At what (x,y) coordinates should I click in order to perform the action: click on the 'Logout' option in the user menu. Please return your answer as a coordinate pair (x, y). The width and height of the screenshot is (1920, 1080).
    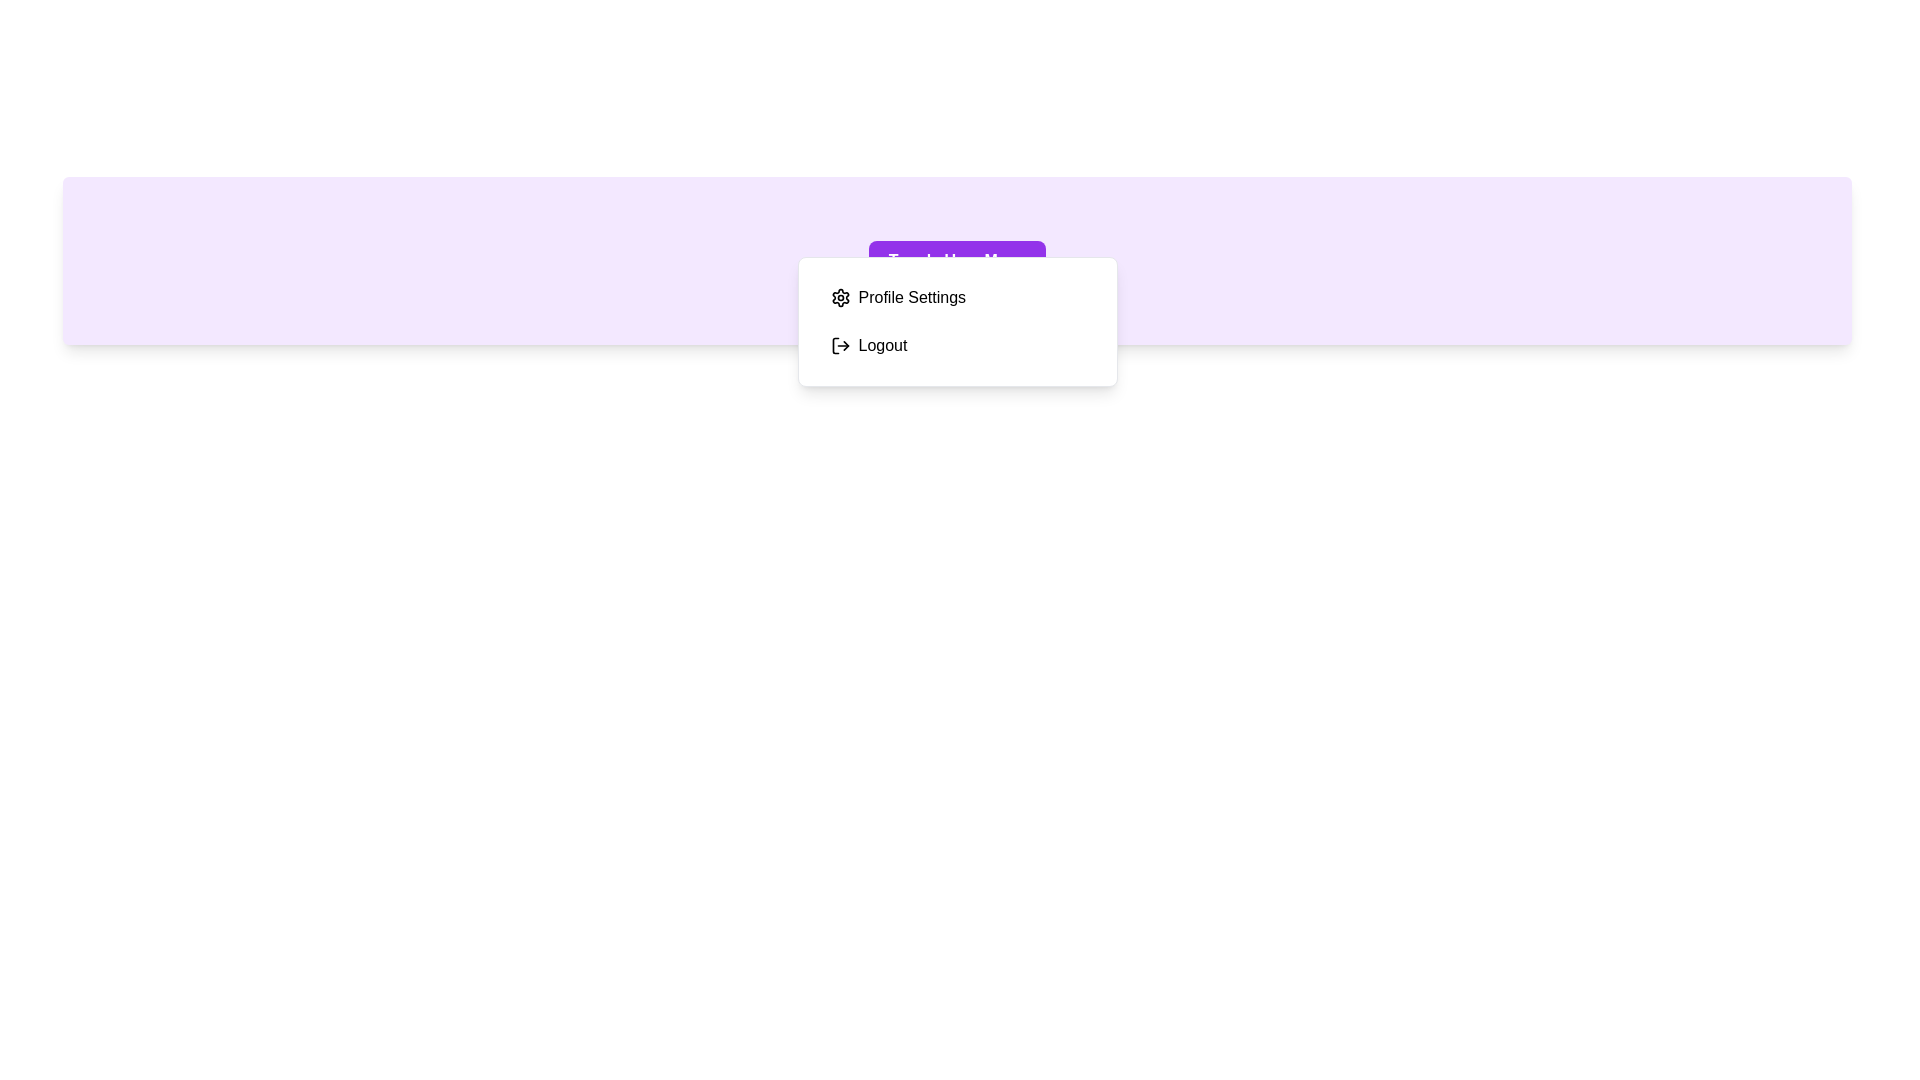
    Looking at the image, I should click on (956, 345).